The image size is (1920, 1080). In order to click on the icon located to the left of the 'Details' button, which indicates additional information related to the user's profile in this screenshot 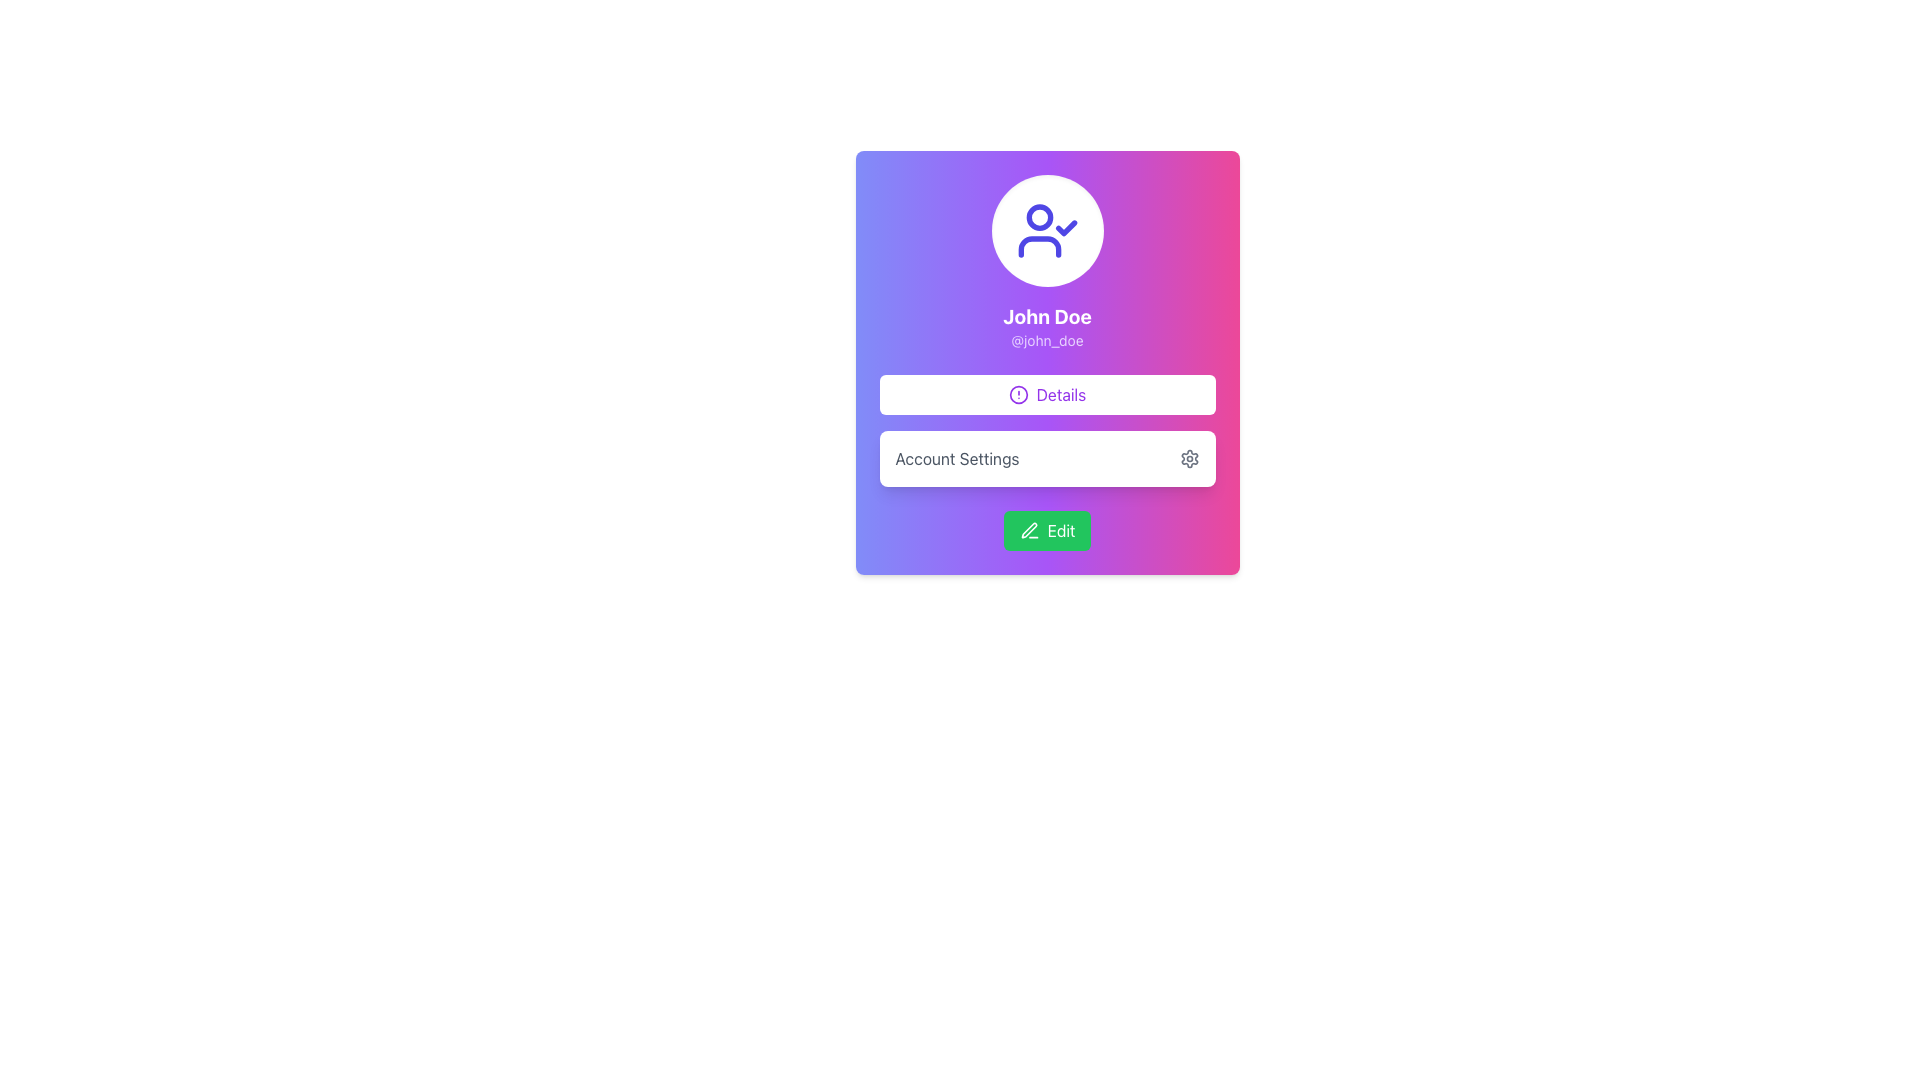, I will do `click(1018, 394)`.